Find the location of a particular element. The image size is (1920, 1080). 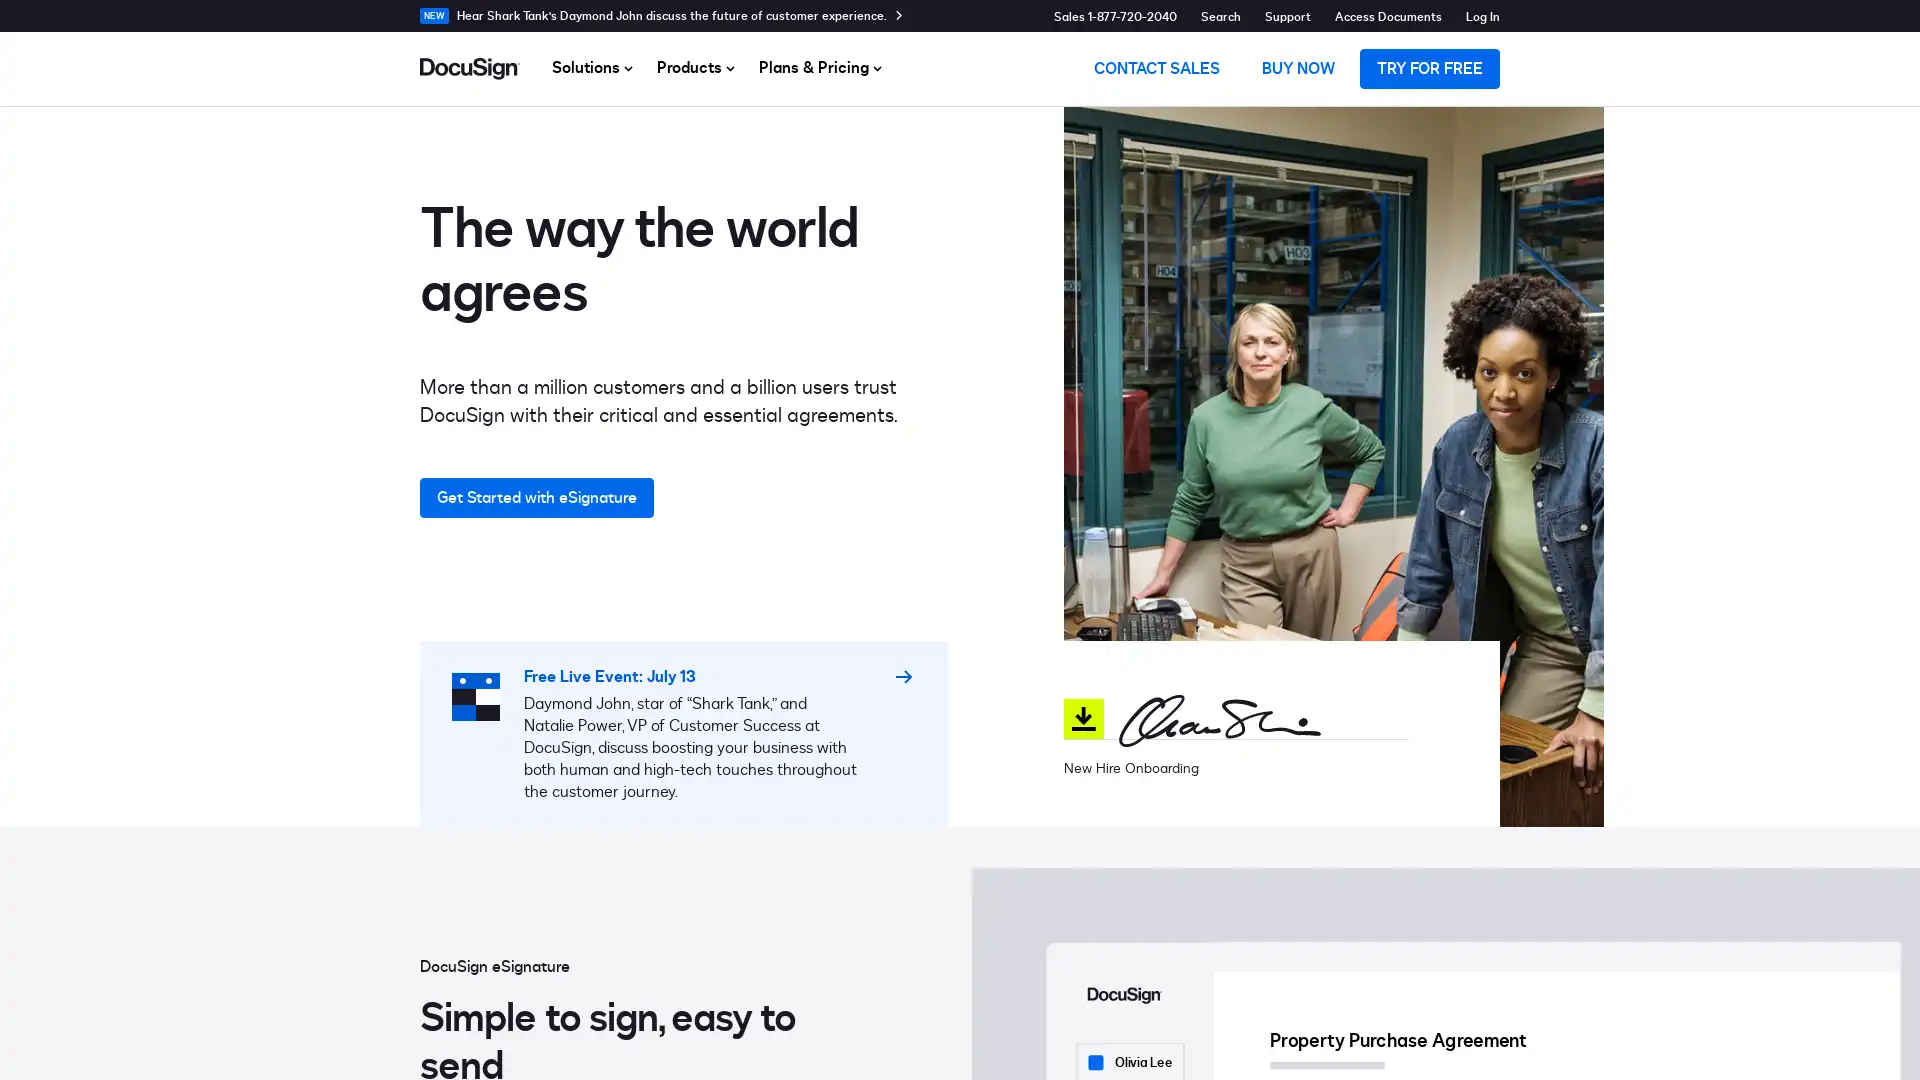

Do Not Sell My Personal Information is located at coordinates (1564, 1035).